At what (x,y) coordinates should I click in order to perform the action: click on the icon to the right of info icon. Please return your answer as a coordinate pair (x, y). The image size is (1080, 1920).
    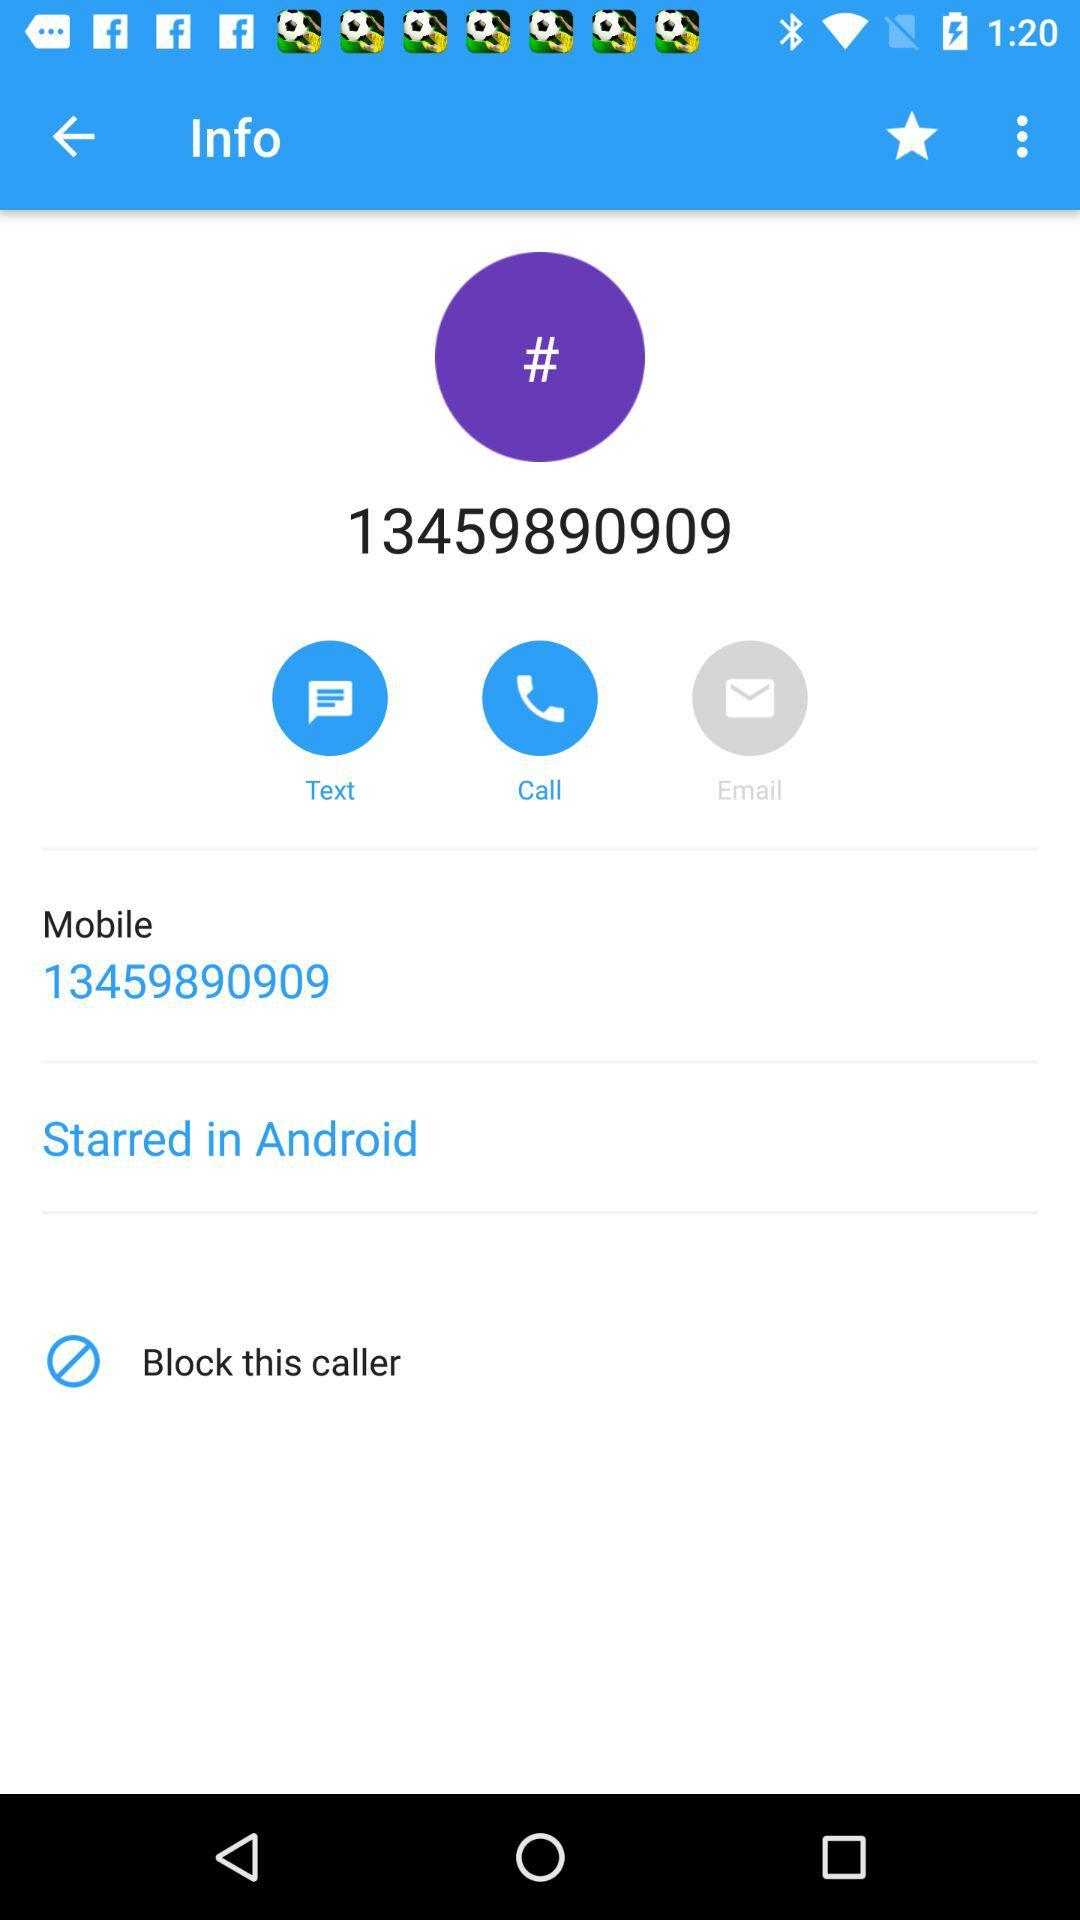
    Looking at the image, I should click on (911, 135).